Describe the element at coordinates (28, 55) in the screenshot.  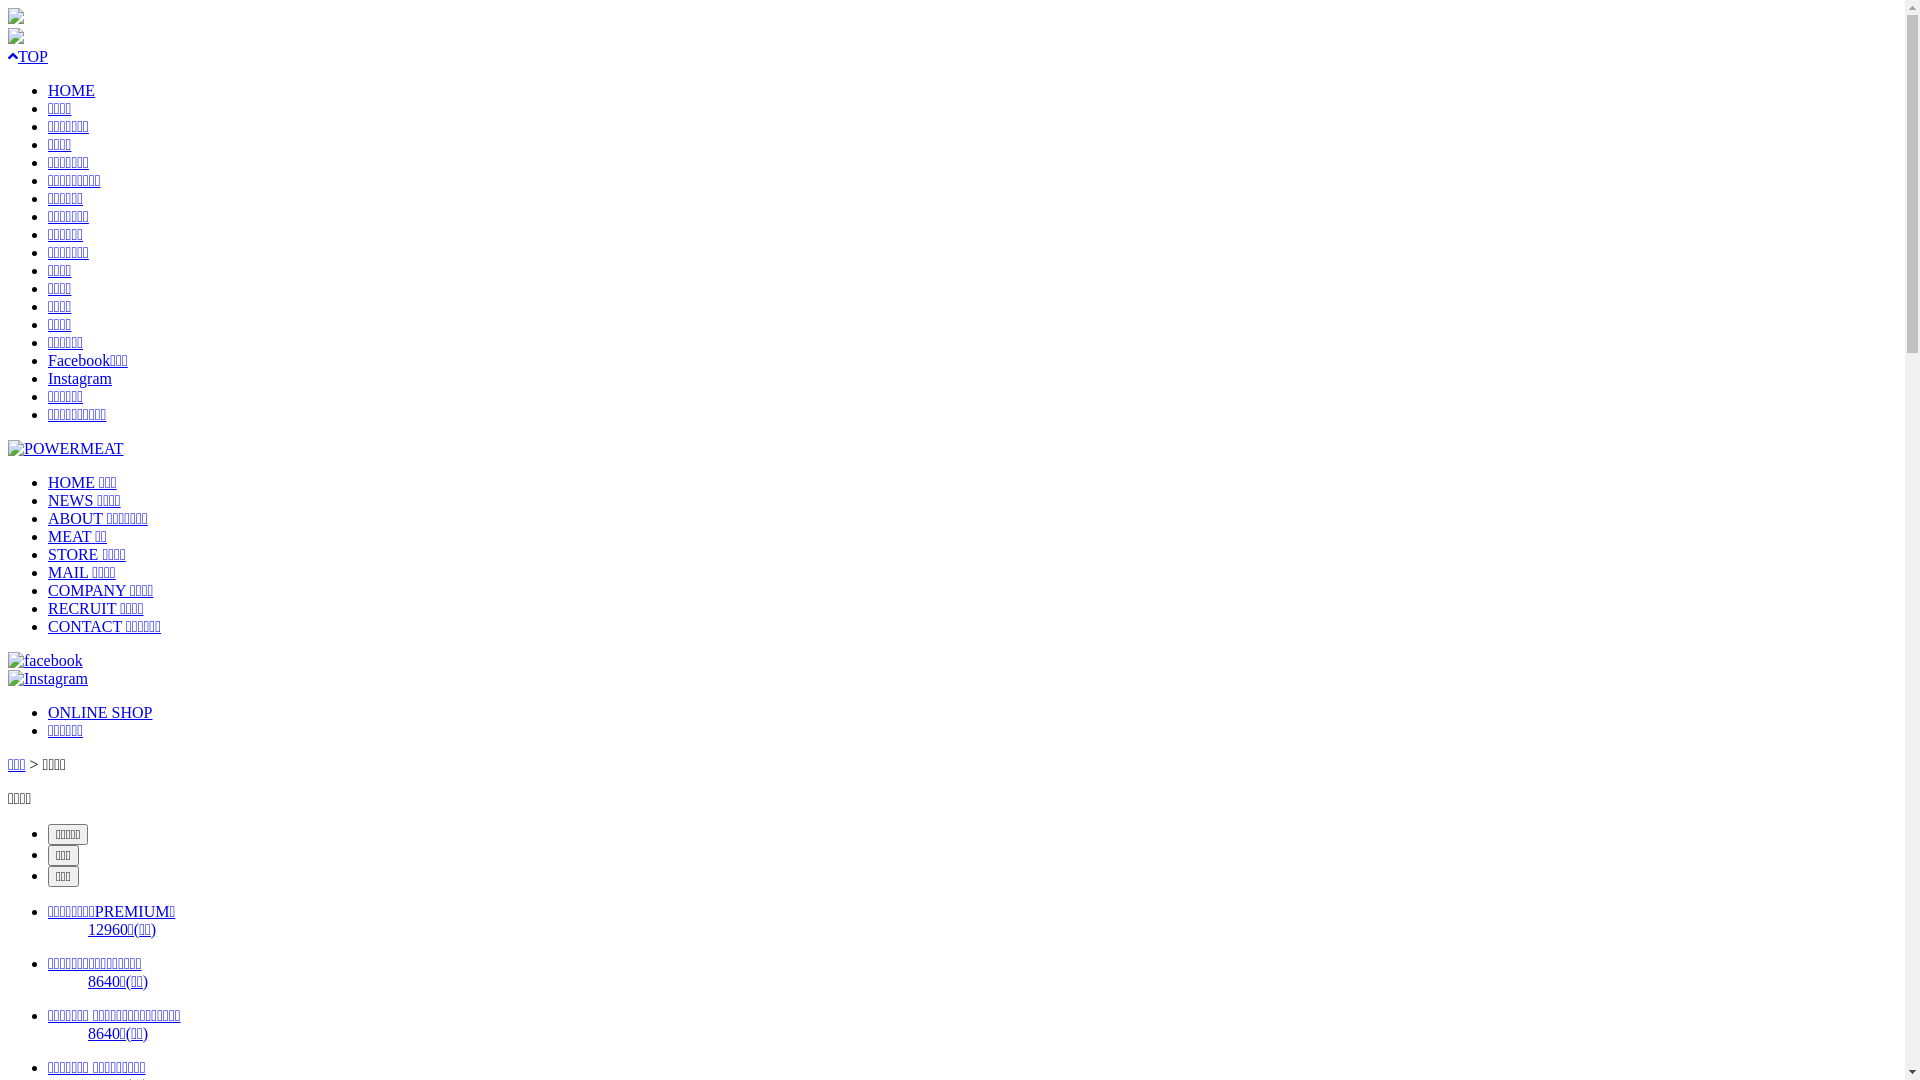
I see `'TOP'` at that location.